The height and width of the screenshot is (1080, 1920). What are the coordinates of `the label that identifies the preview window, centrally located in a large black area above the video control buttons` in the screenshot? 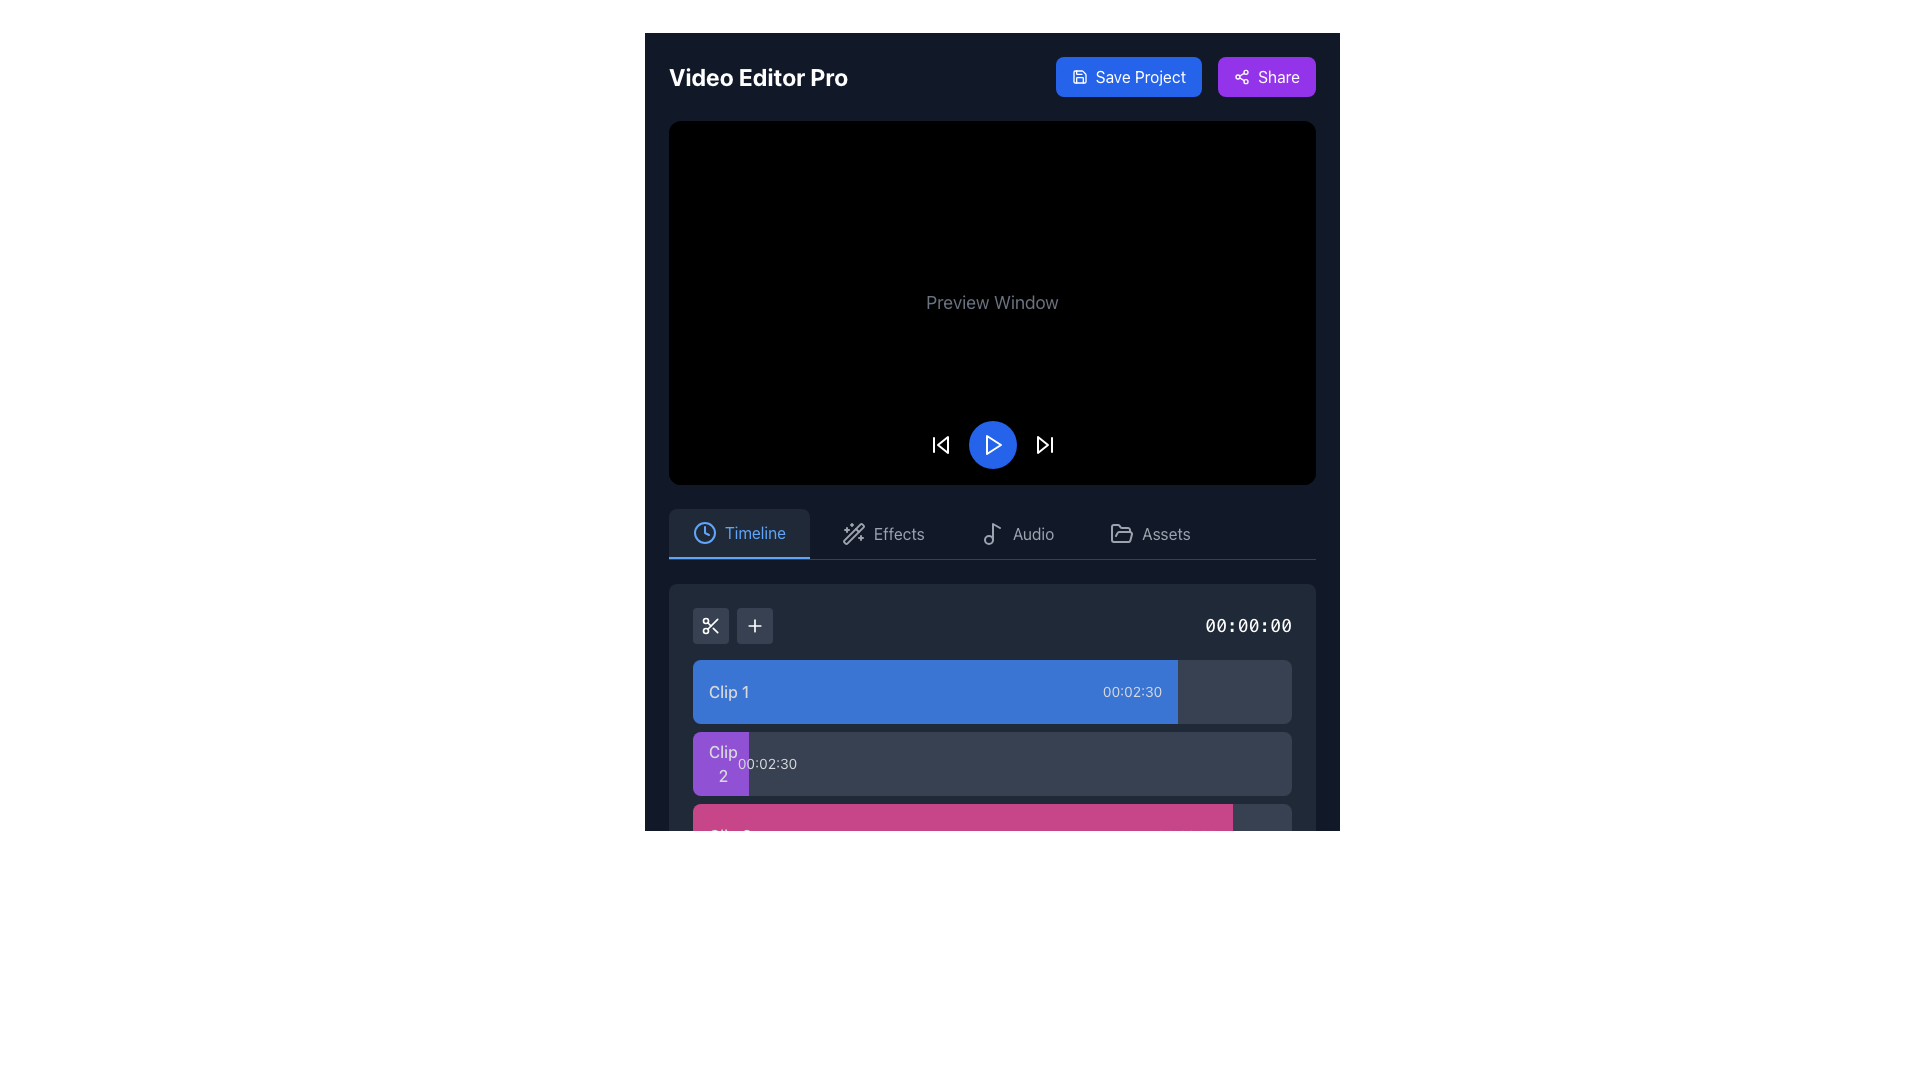 It's located at (992, 302).